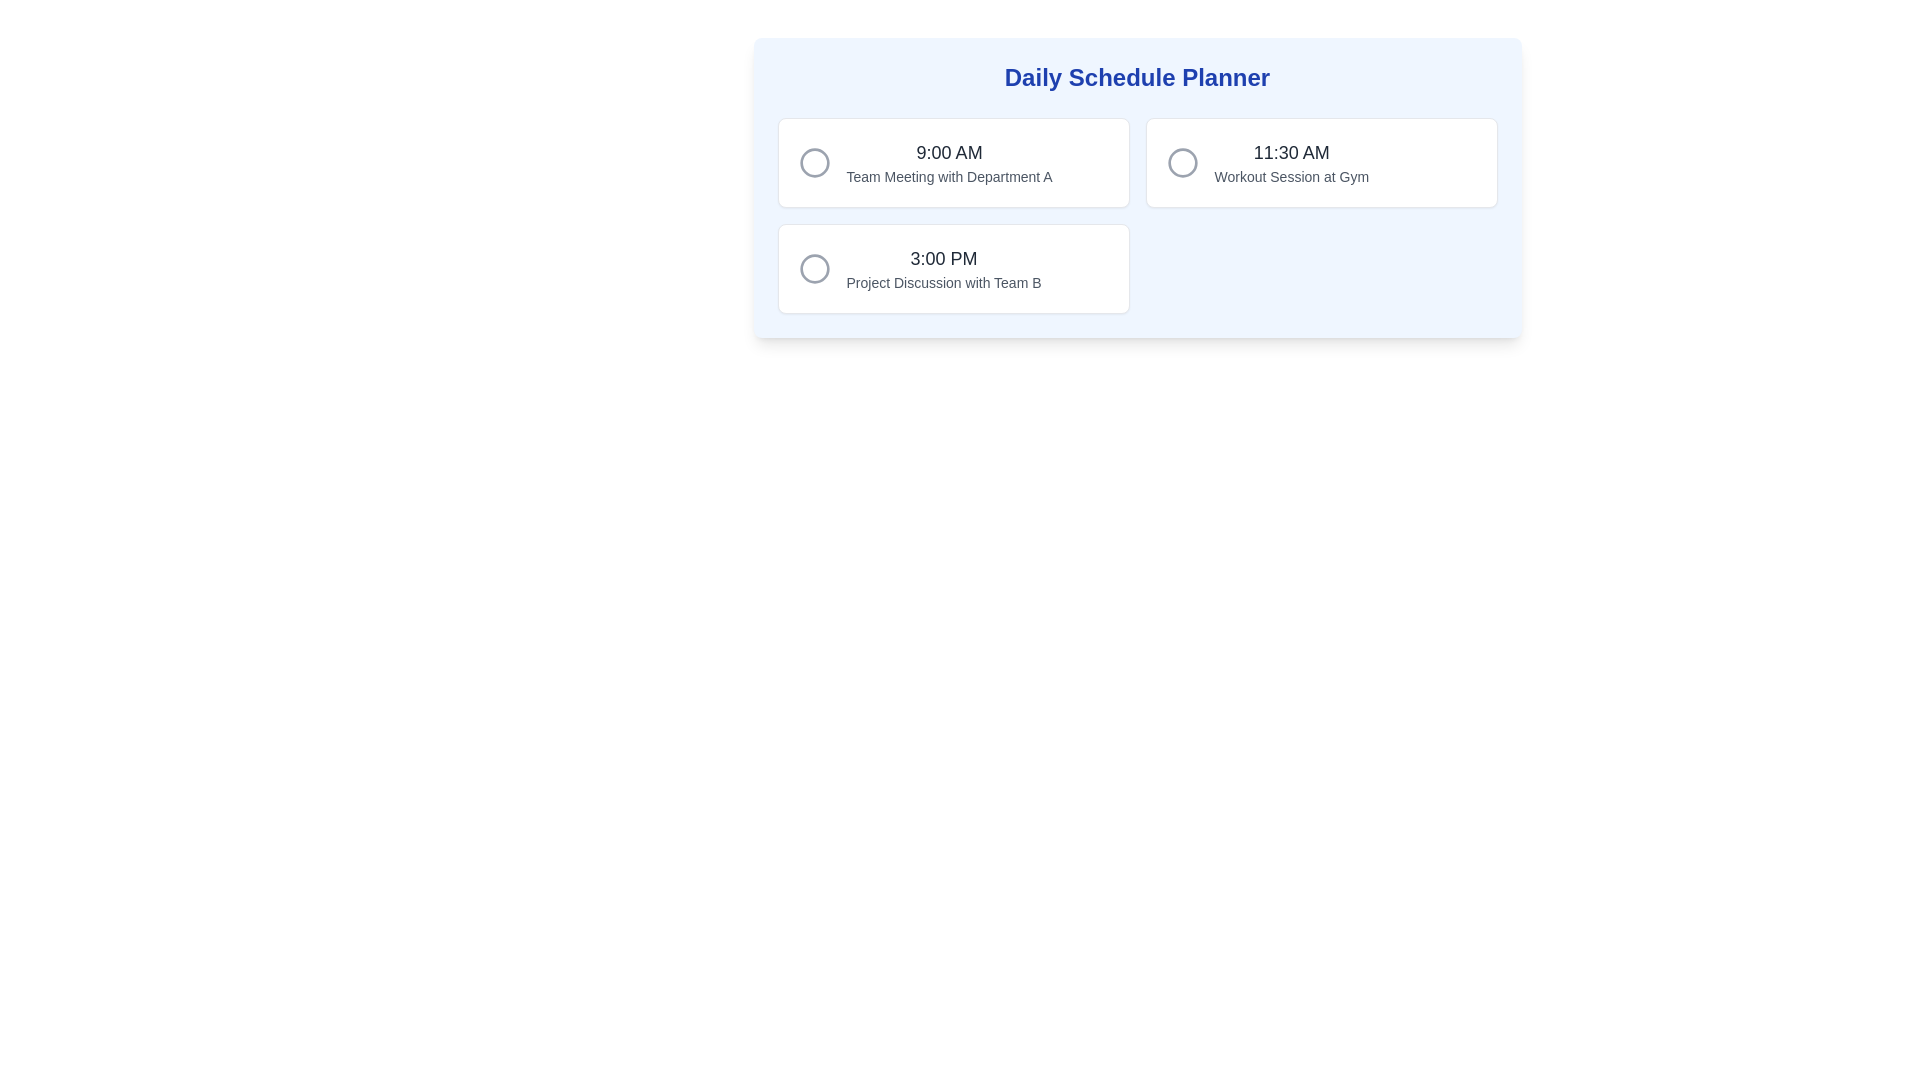 The image size is (1920, 1080). I want to click on the Radio button for the 9:00 AM schedule entry in the Daily Schedule Planner interface, so click(814, 161).